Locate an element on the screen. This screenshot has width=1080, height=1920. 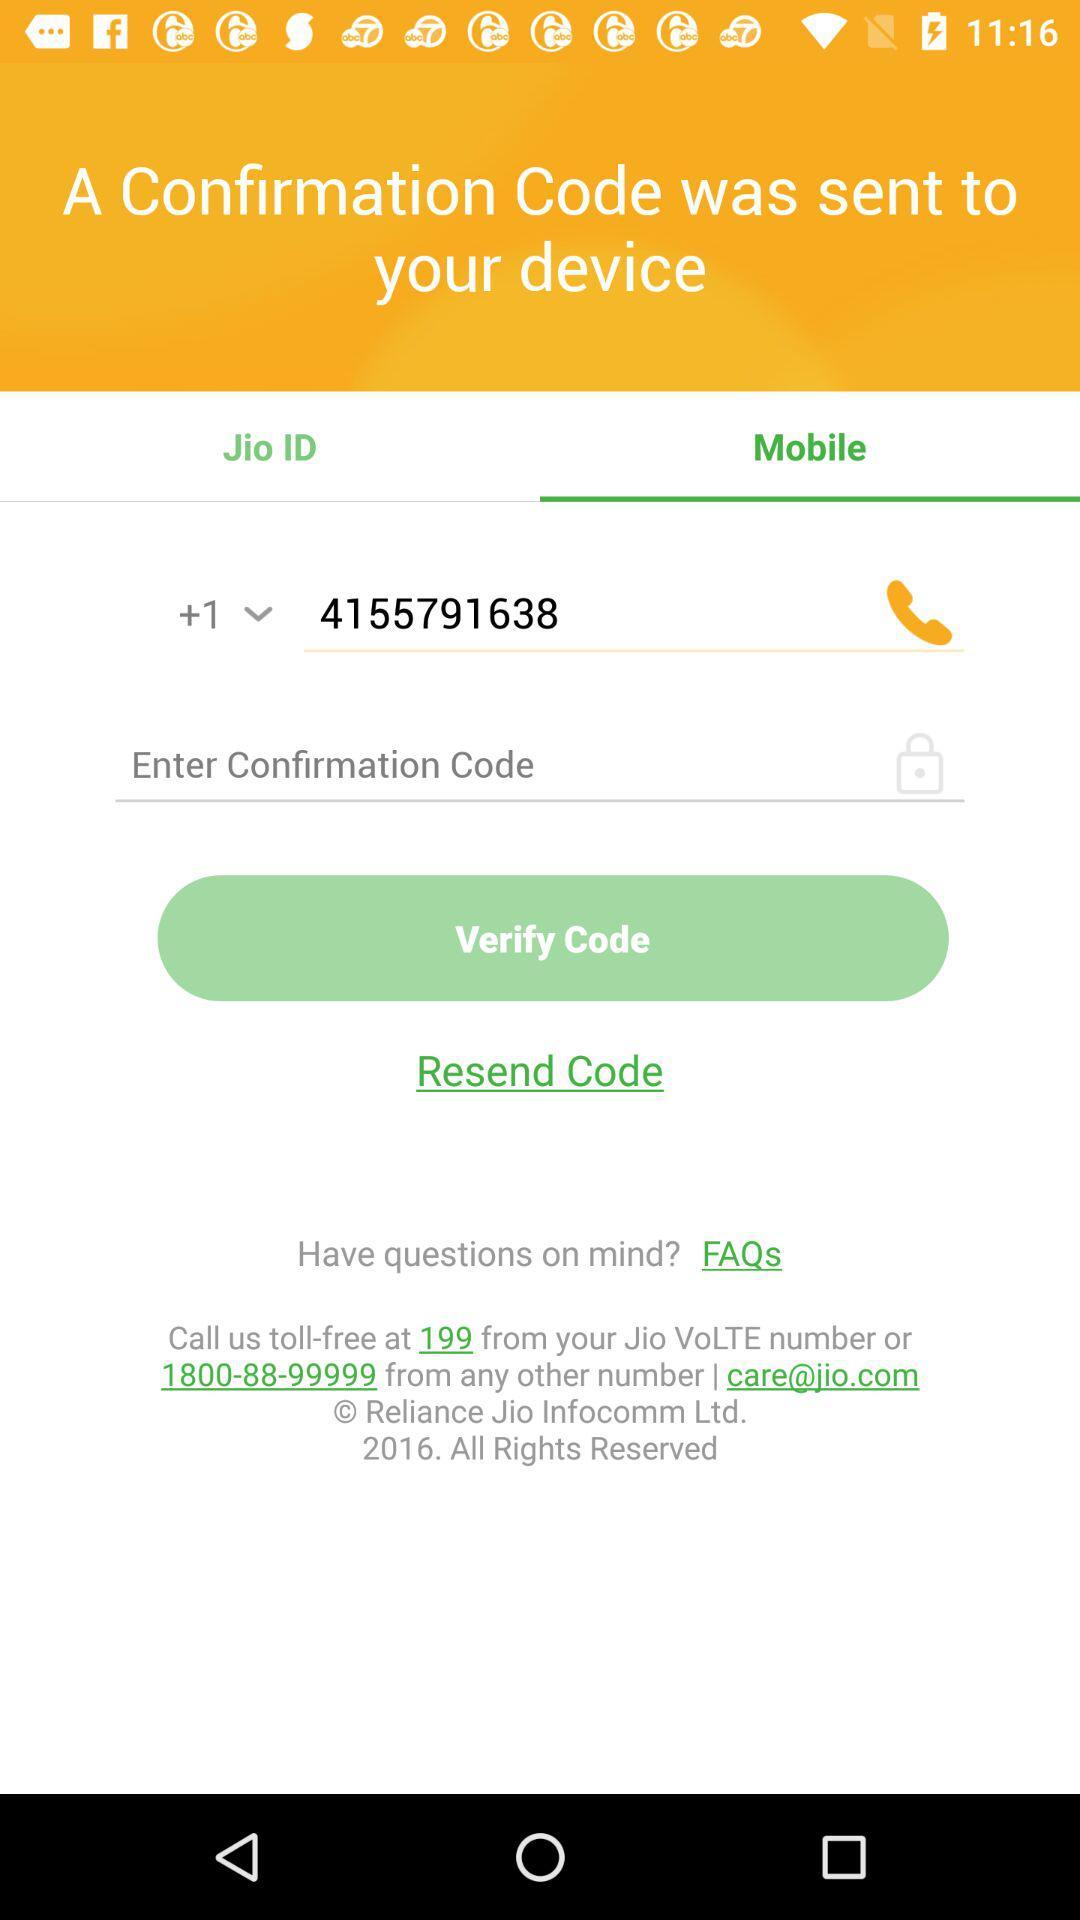
item on the right is located at coordinates (731, 1251).